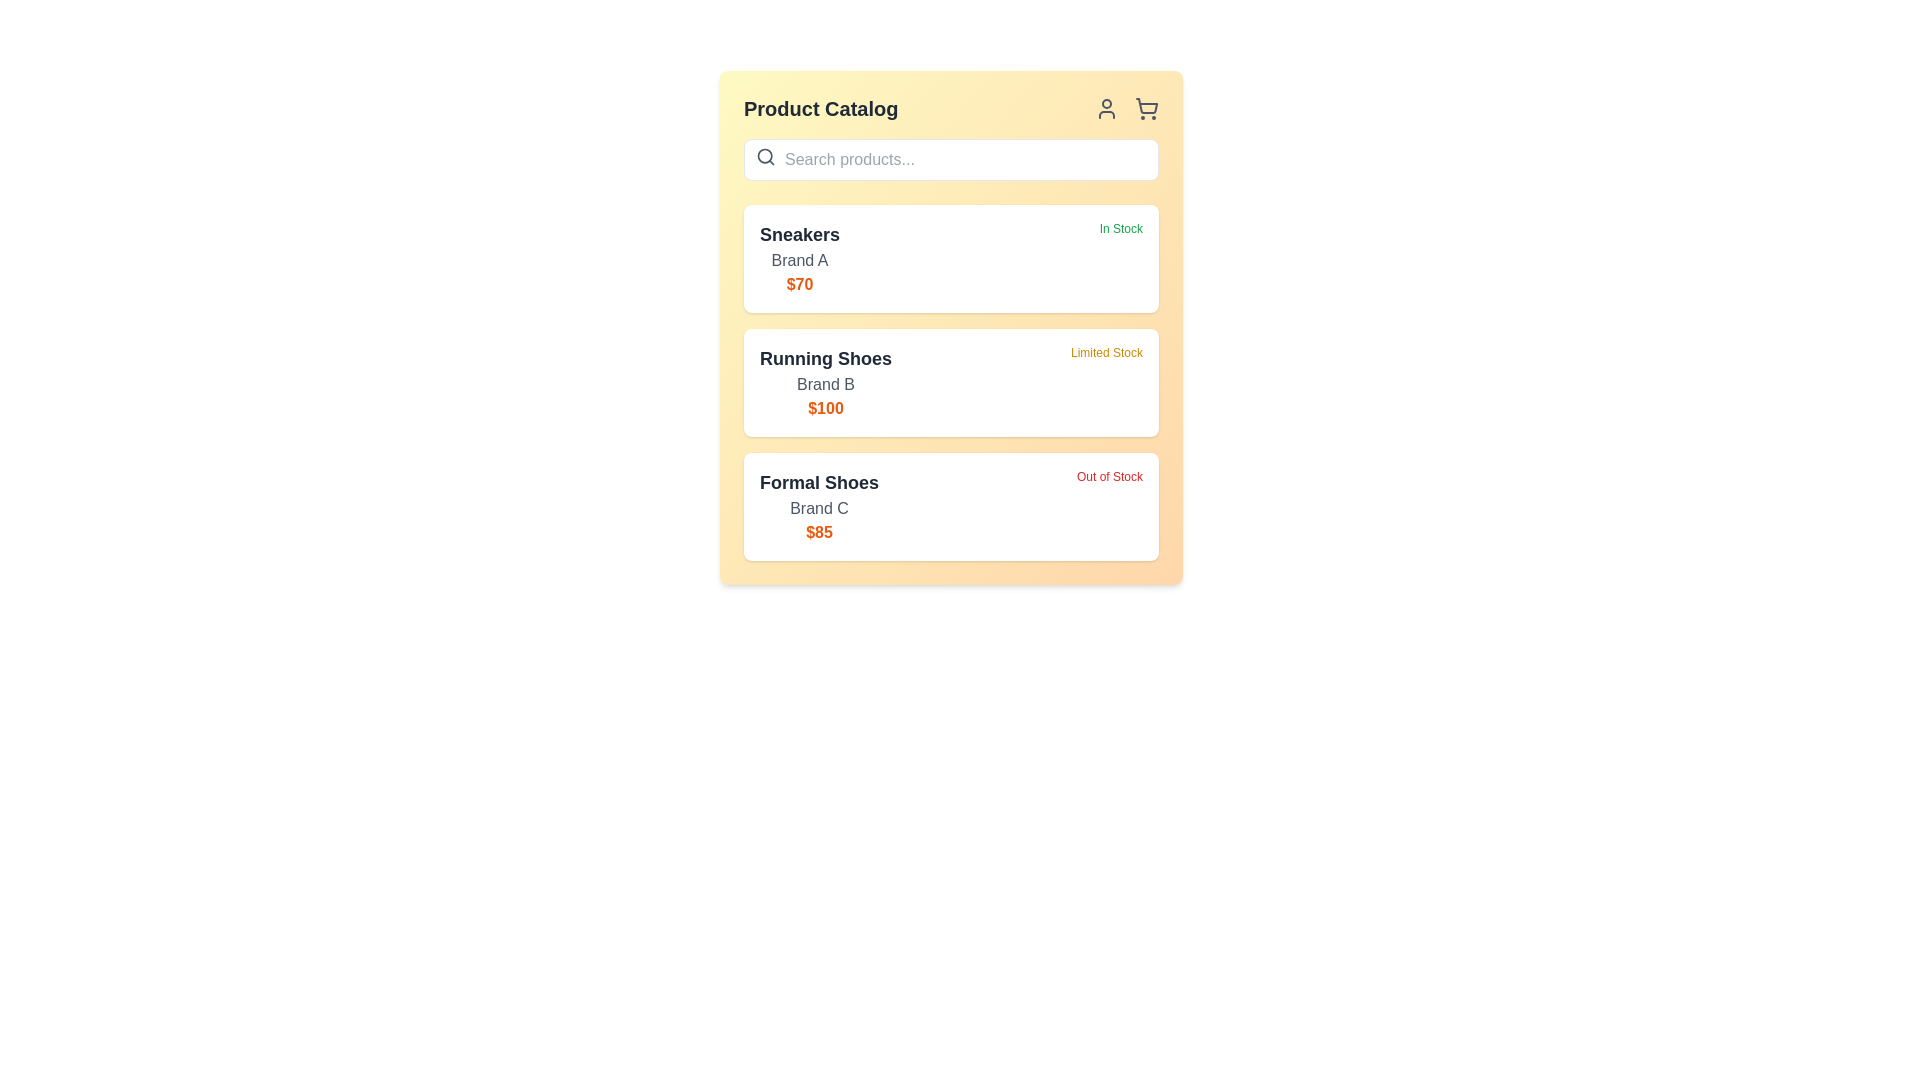 This screenshot has height=1080, width=1920. What do you see at coordinates (950, 505) in the screenshot?
I see `the third product card in the catalog, which displays product details such as name, brand, price, and availability status` at bounding box center [950, 505].